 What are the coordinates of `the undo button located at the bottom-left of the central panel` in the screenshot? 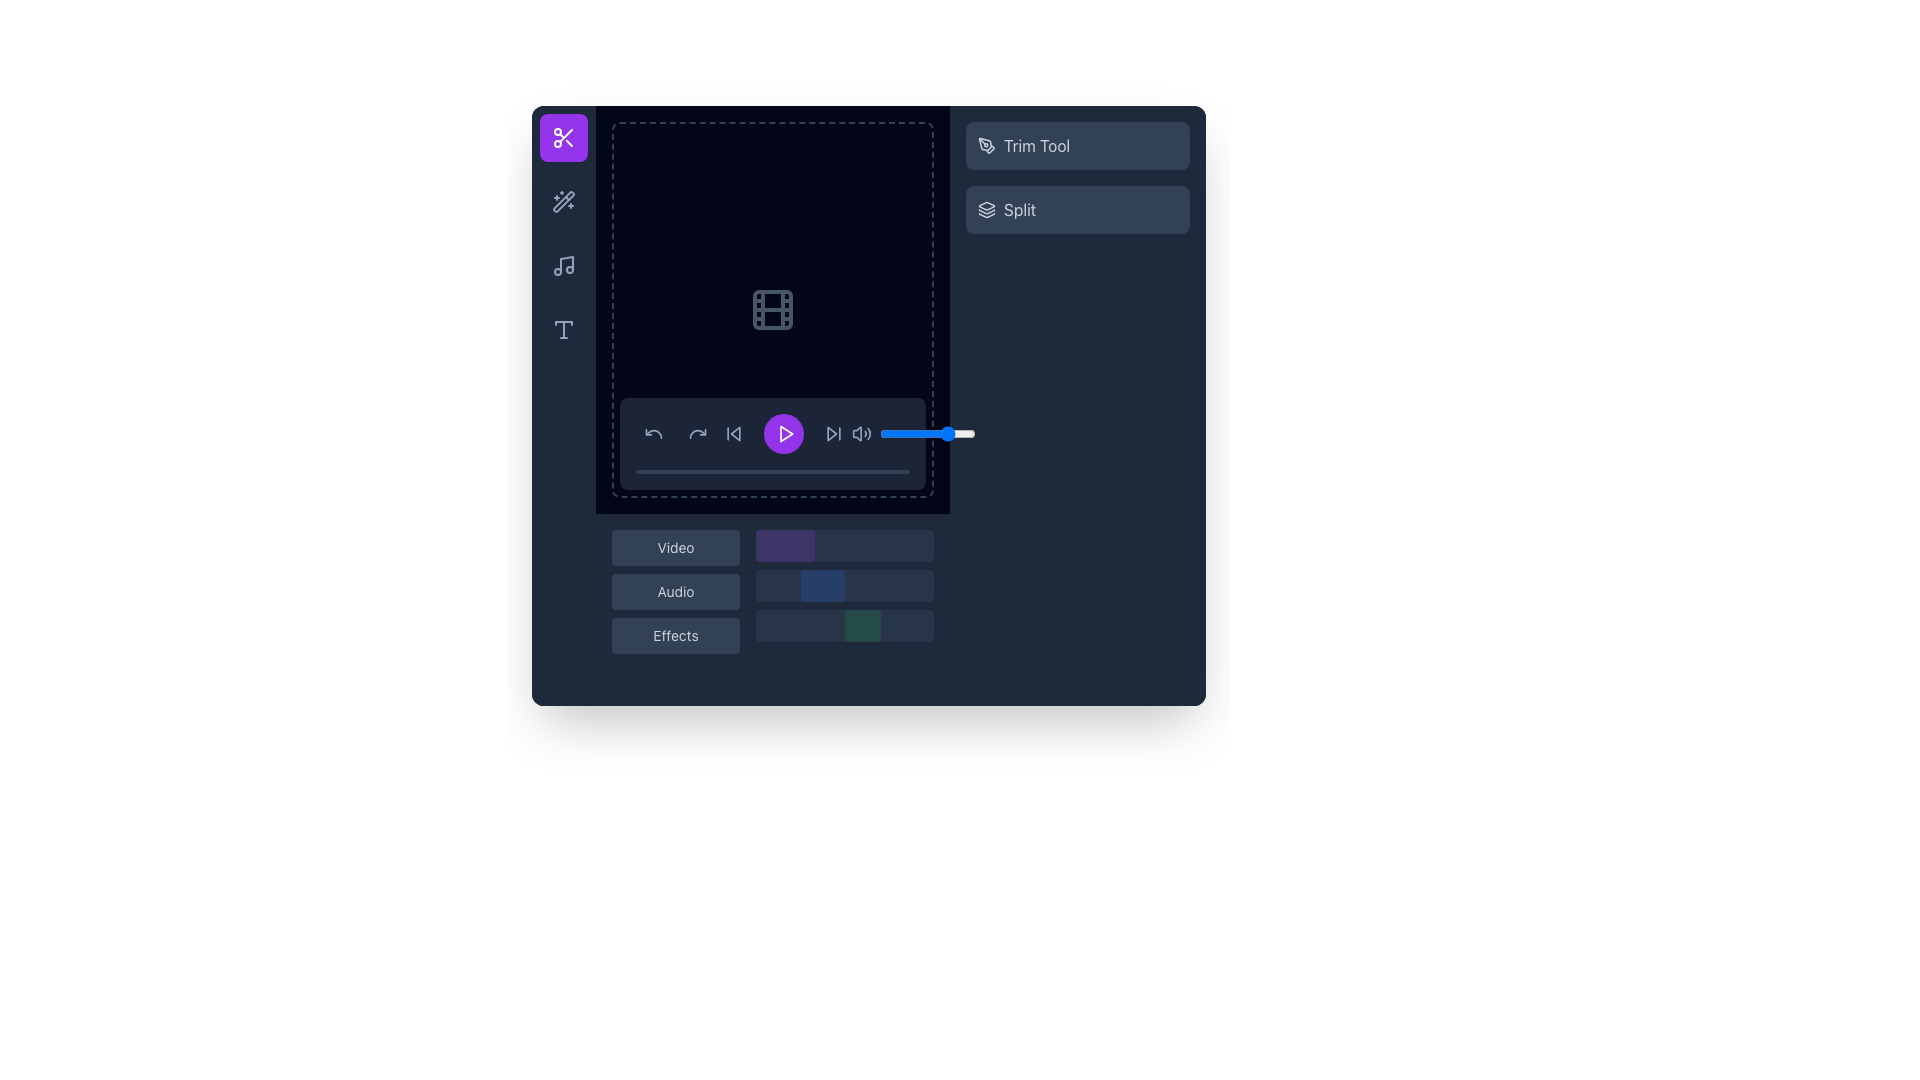 It's located at (653, 433).